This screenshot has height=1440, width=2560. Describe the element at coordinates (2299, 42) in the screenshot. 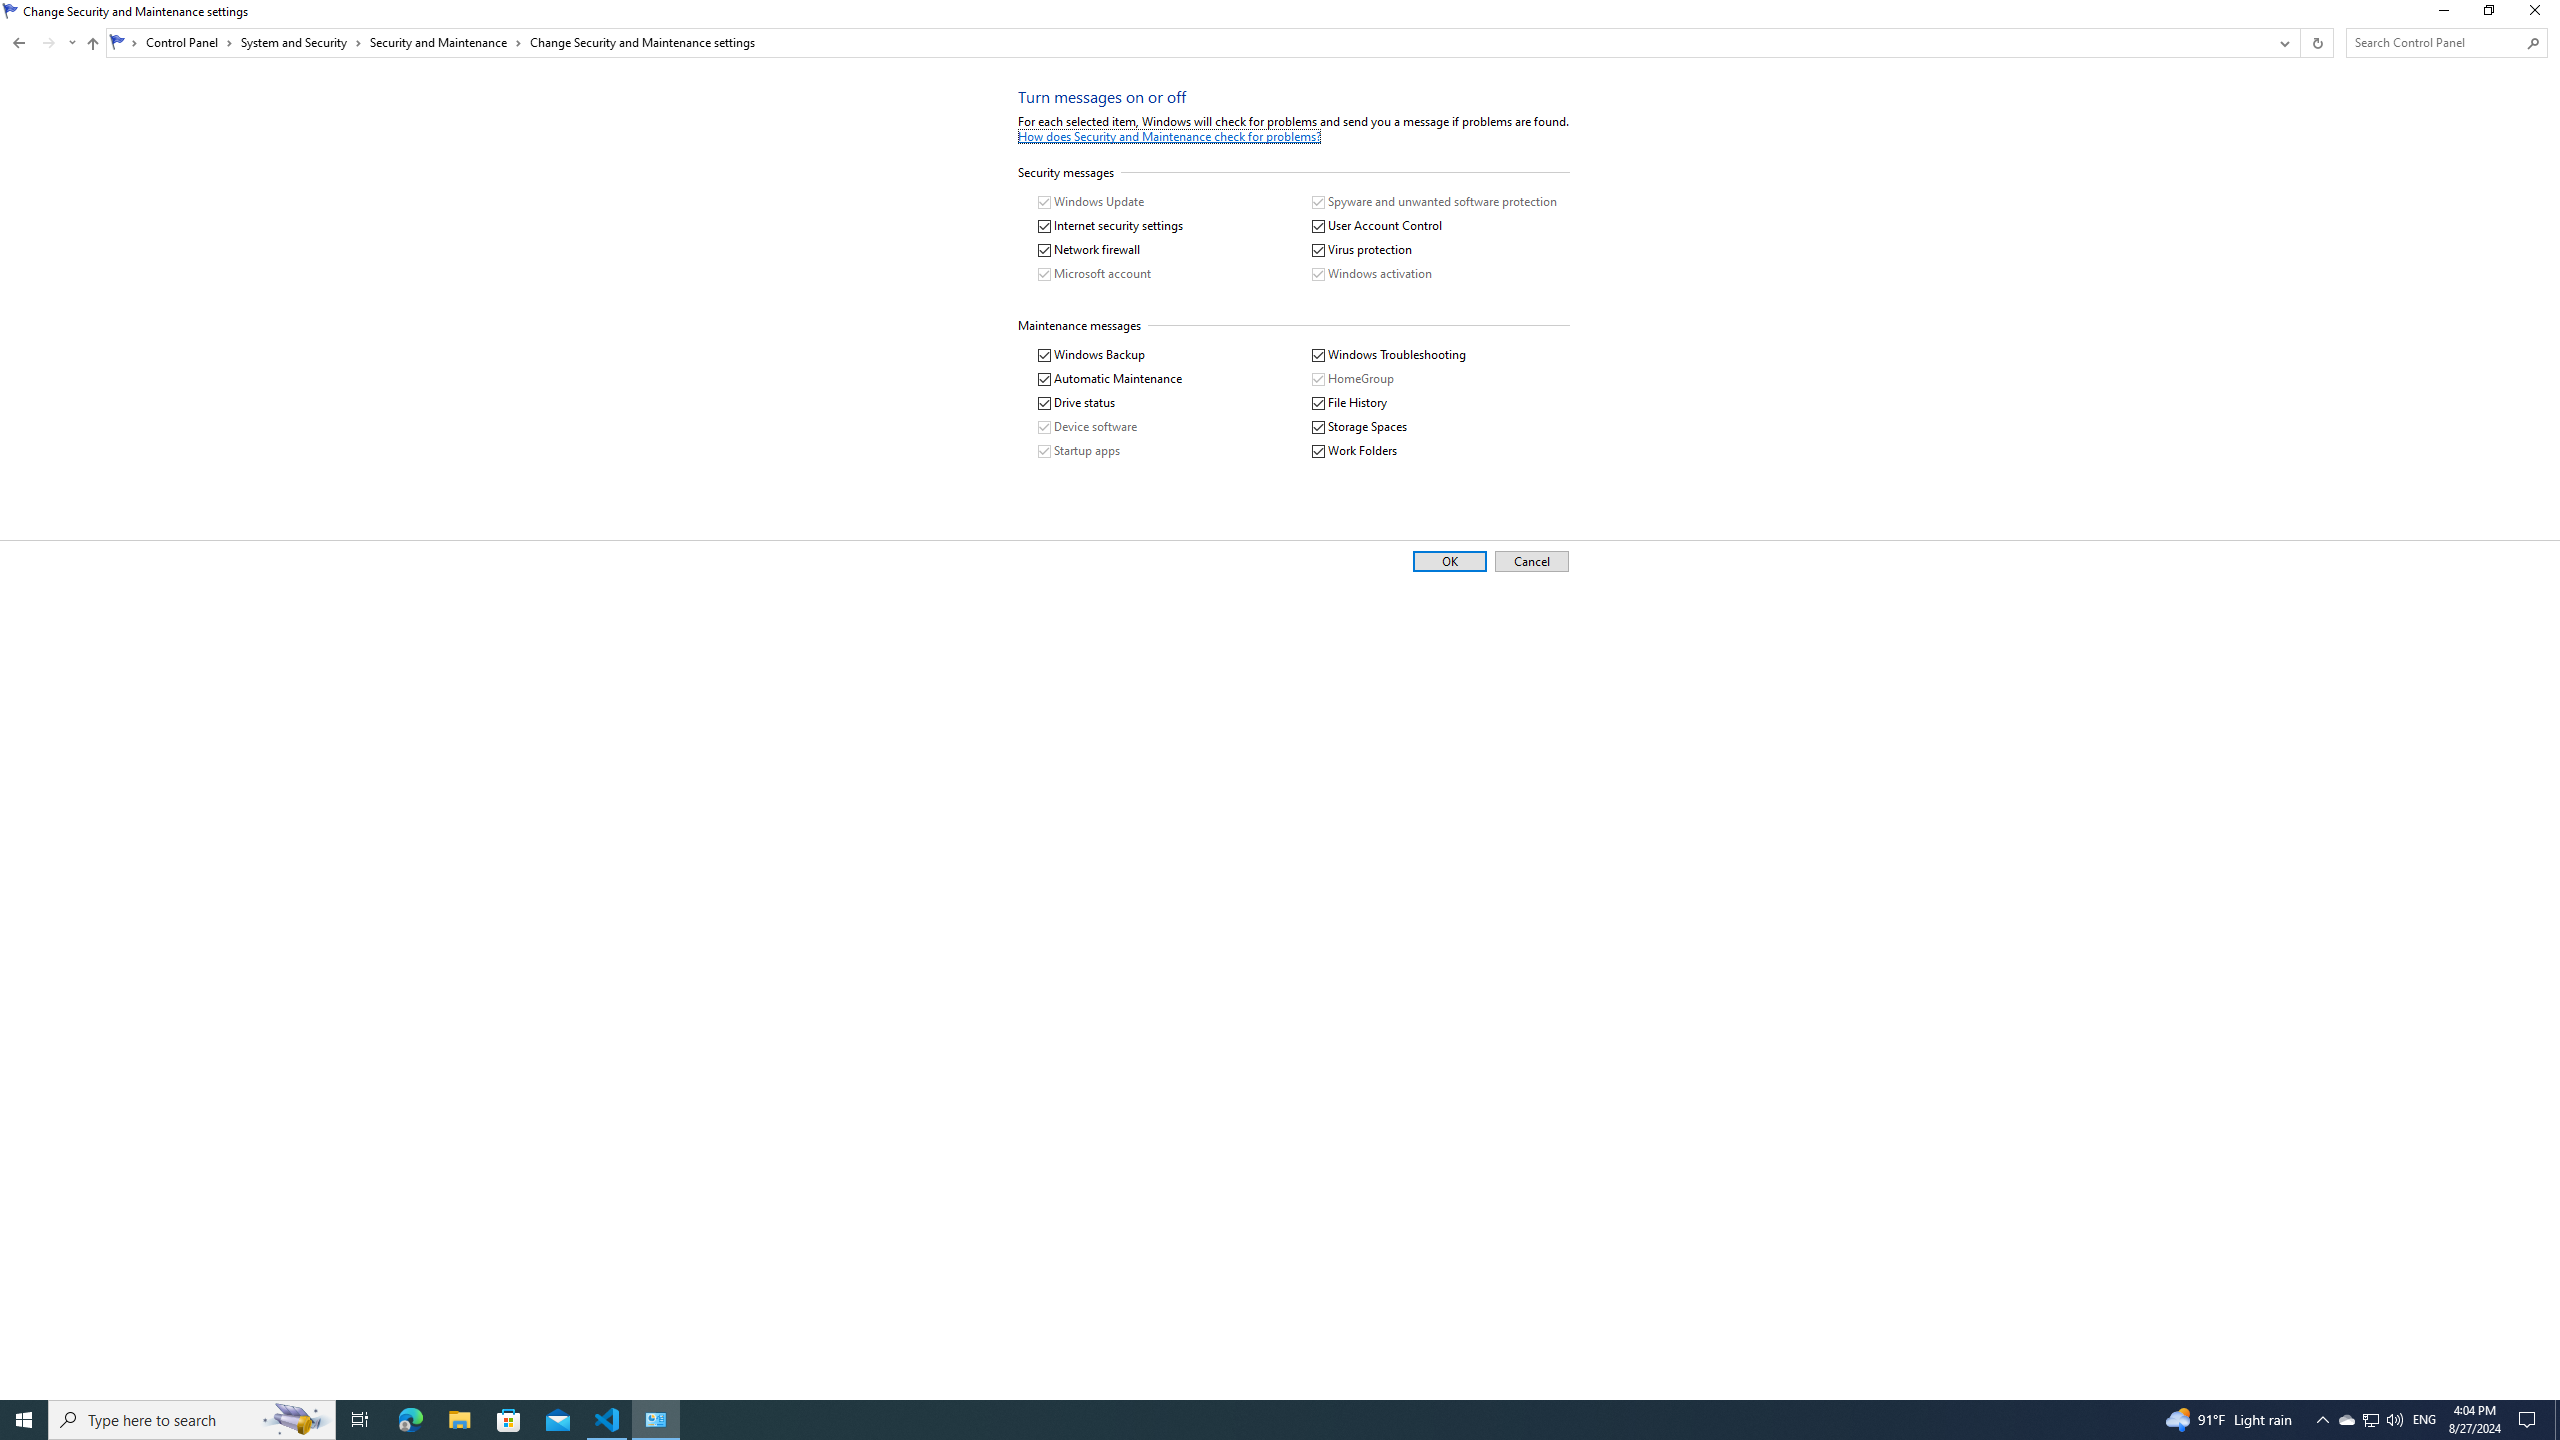

I see `'Address band toolbar'` at that location.